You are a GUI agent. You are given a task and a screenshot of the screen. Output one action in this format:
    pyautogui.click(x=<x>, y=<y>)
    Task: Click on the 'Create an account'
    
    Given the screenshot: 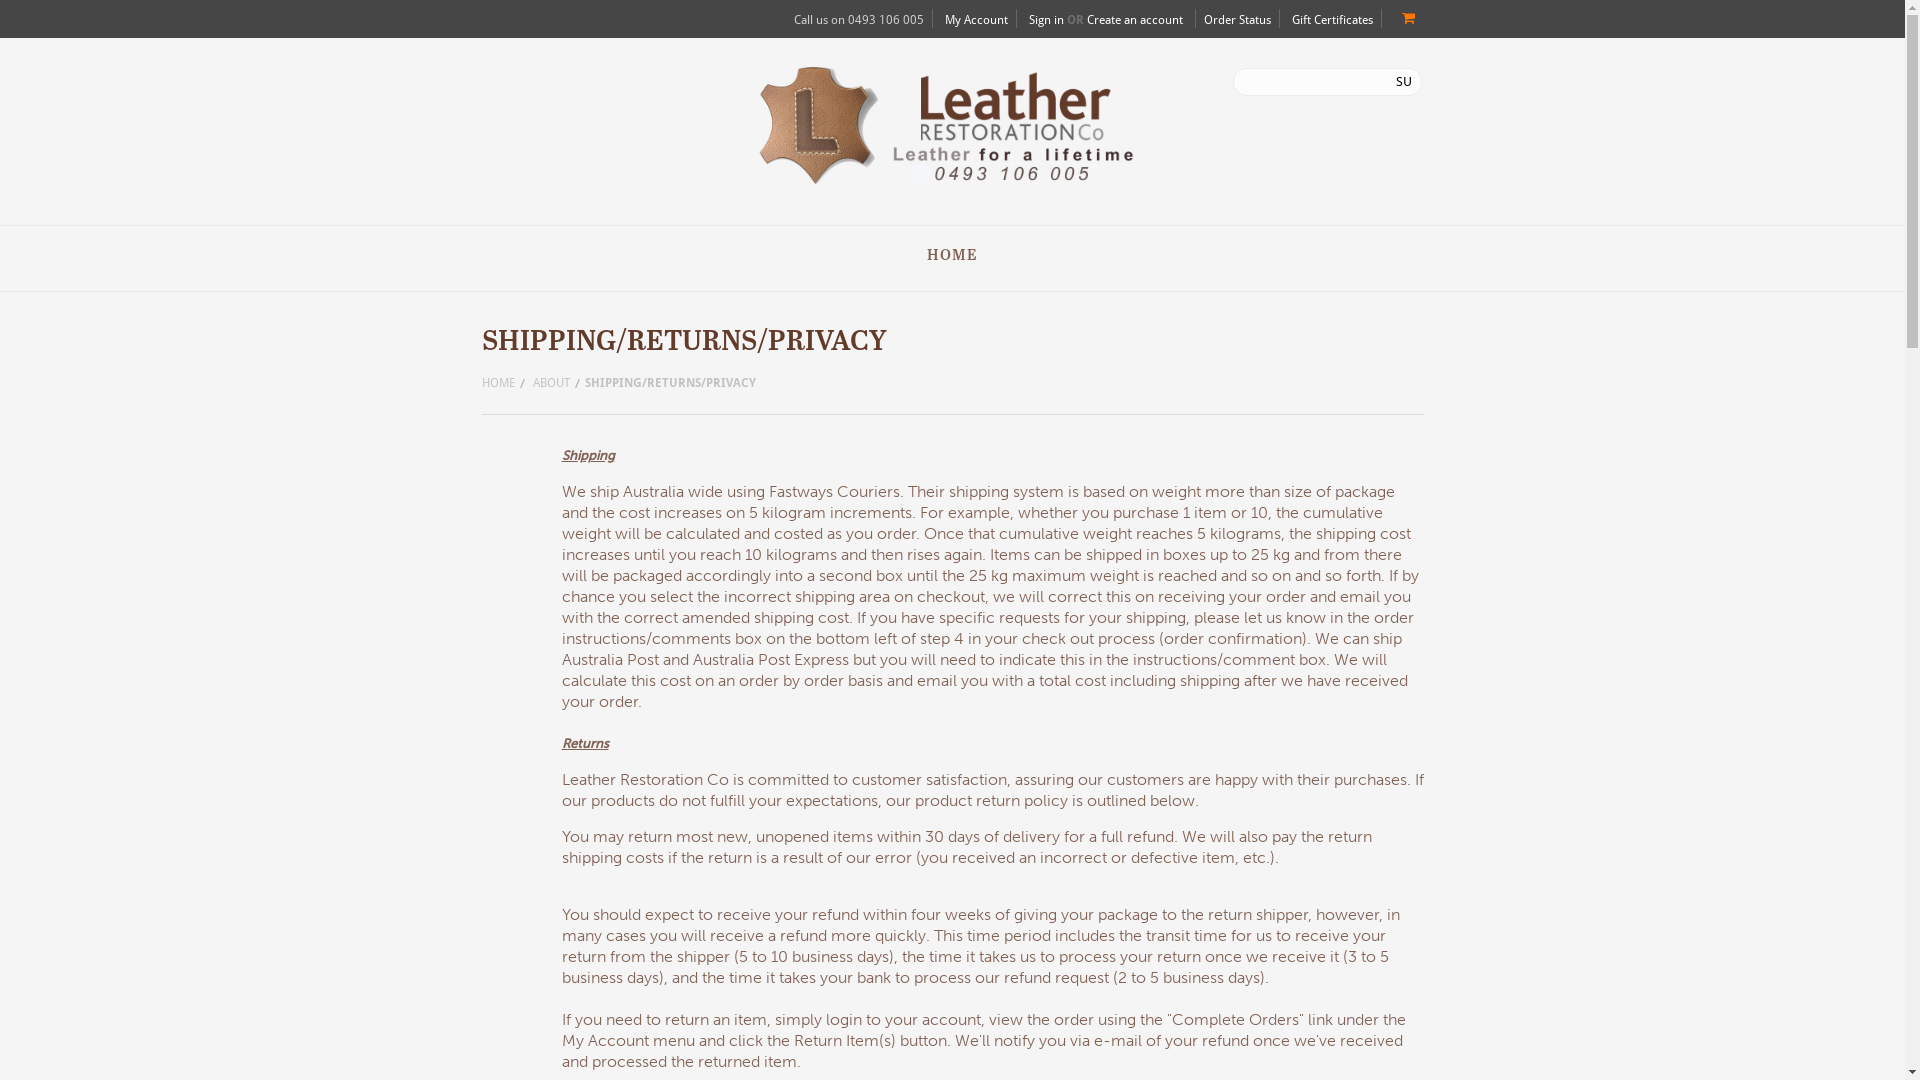 What is the action you would take?
    pyautogui.click(x=1084, y=19)
    